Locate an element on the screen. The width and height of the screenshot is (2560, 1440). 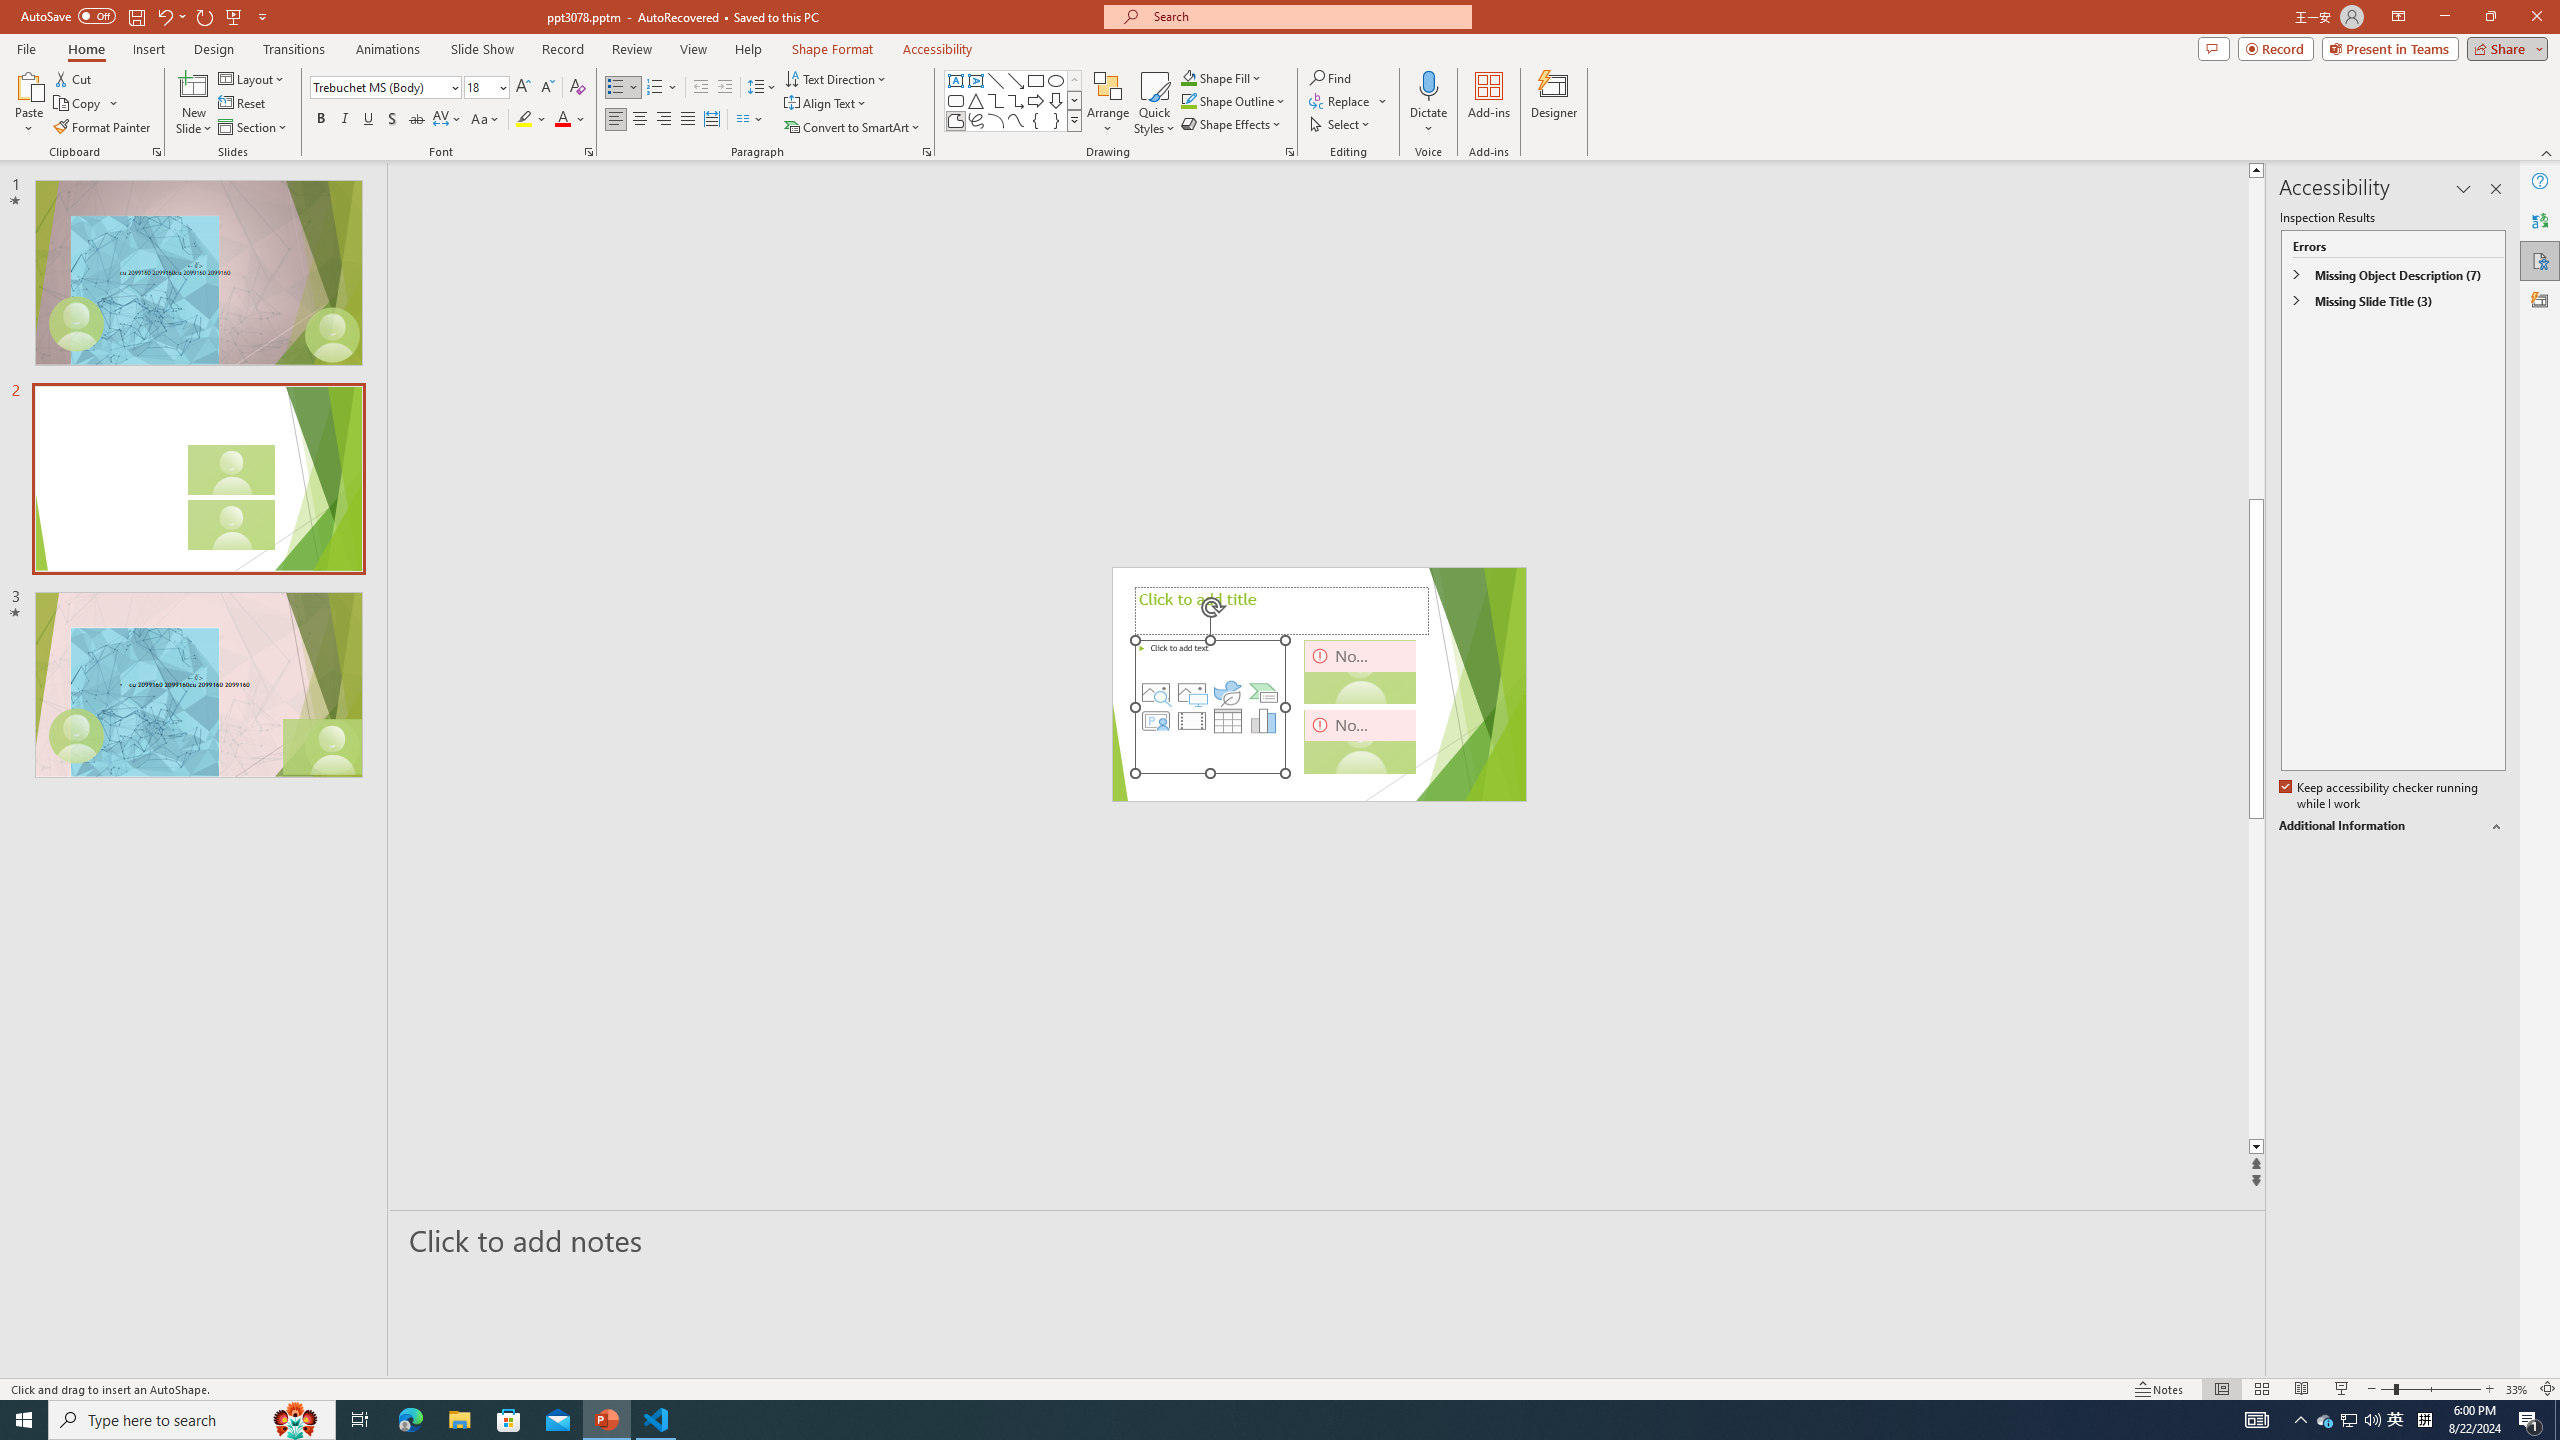
'Camera 5, No camera detected.' is located at coordinates (1360, 671).